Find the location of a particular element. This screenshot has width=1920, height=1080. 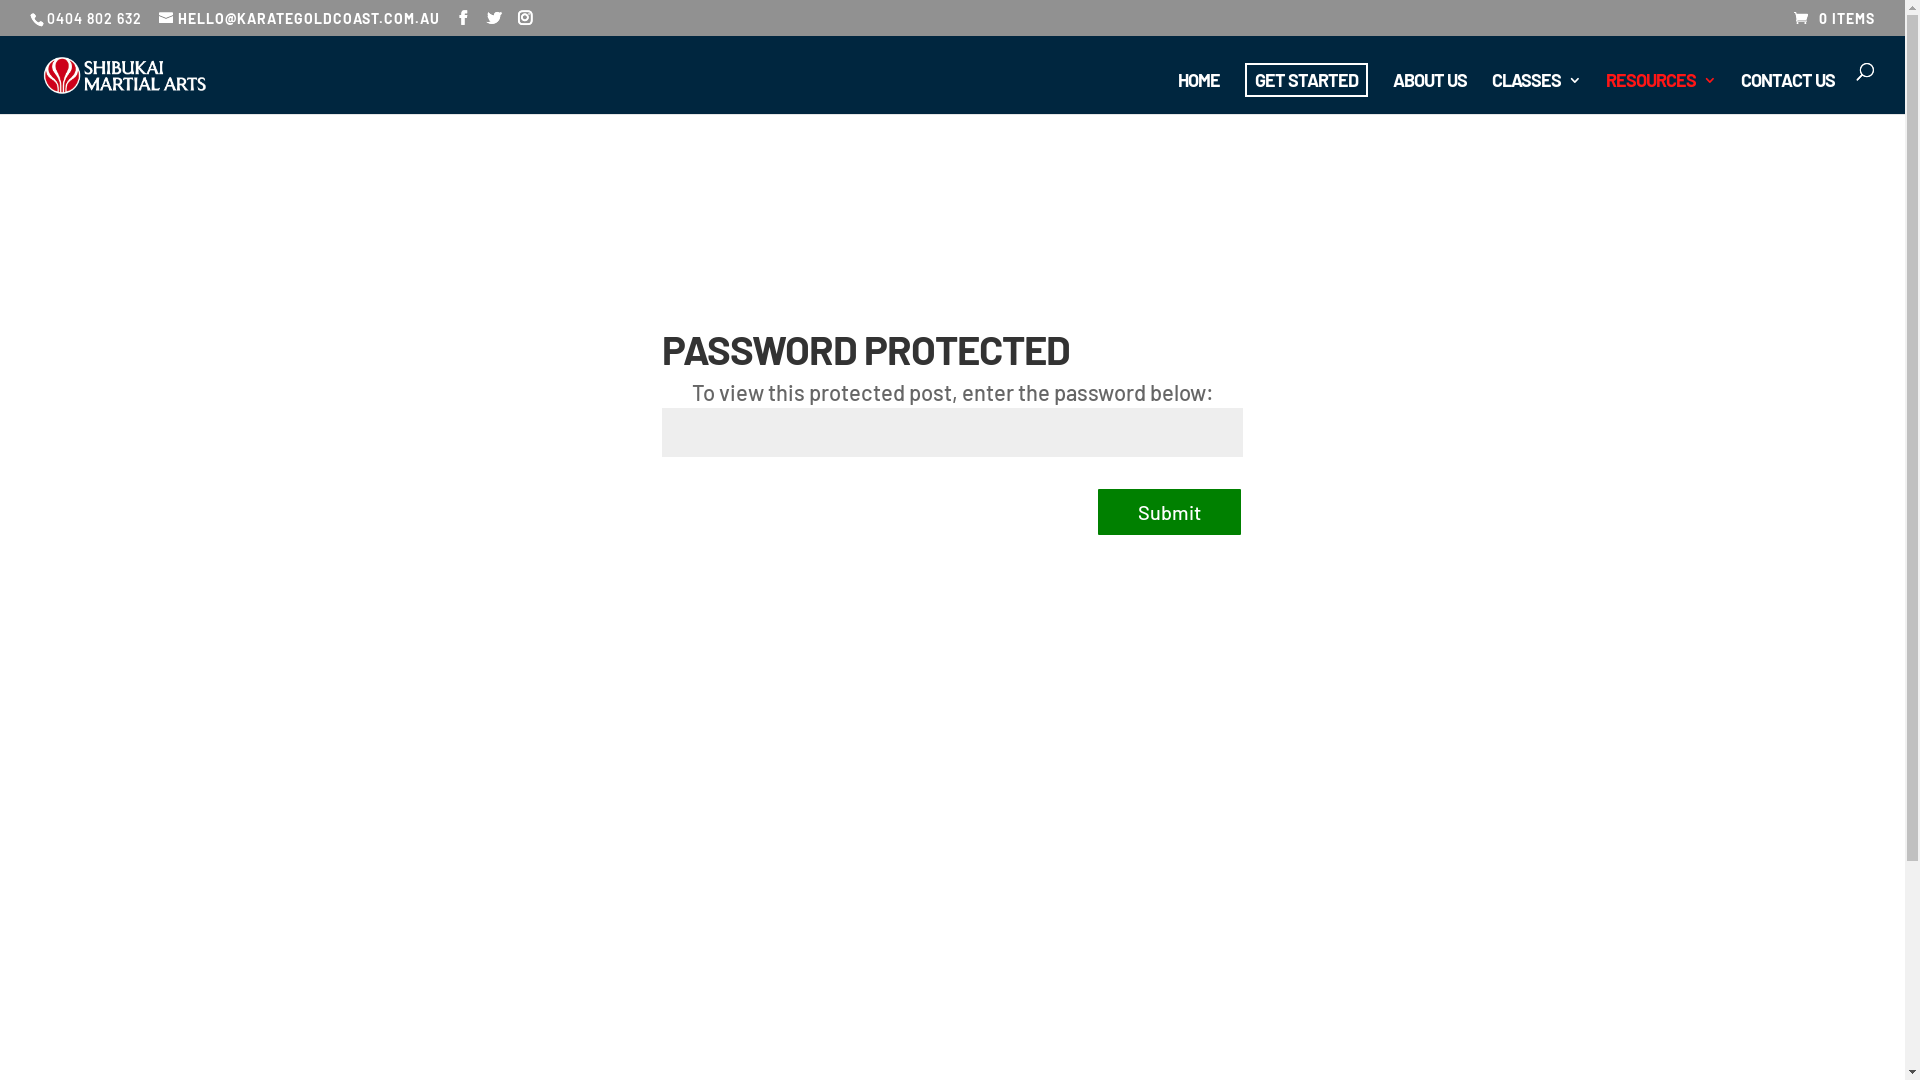

'Submit' is located at coordinates (1169, 511).